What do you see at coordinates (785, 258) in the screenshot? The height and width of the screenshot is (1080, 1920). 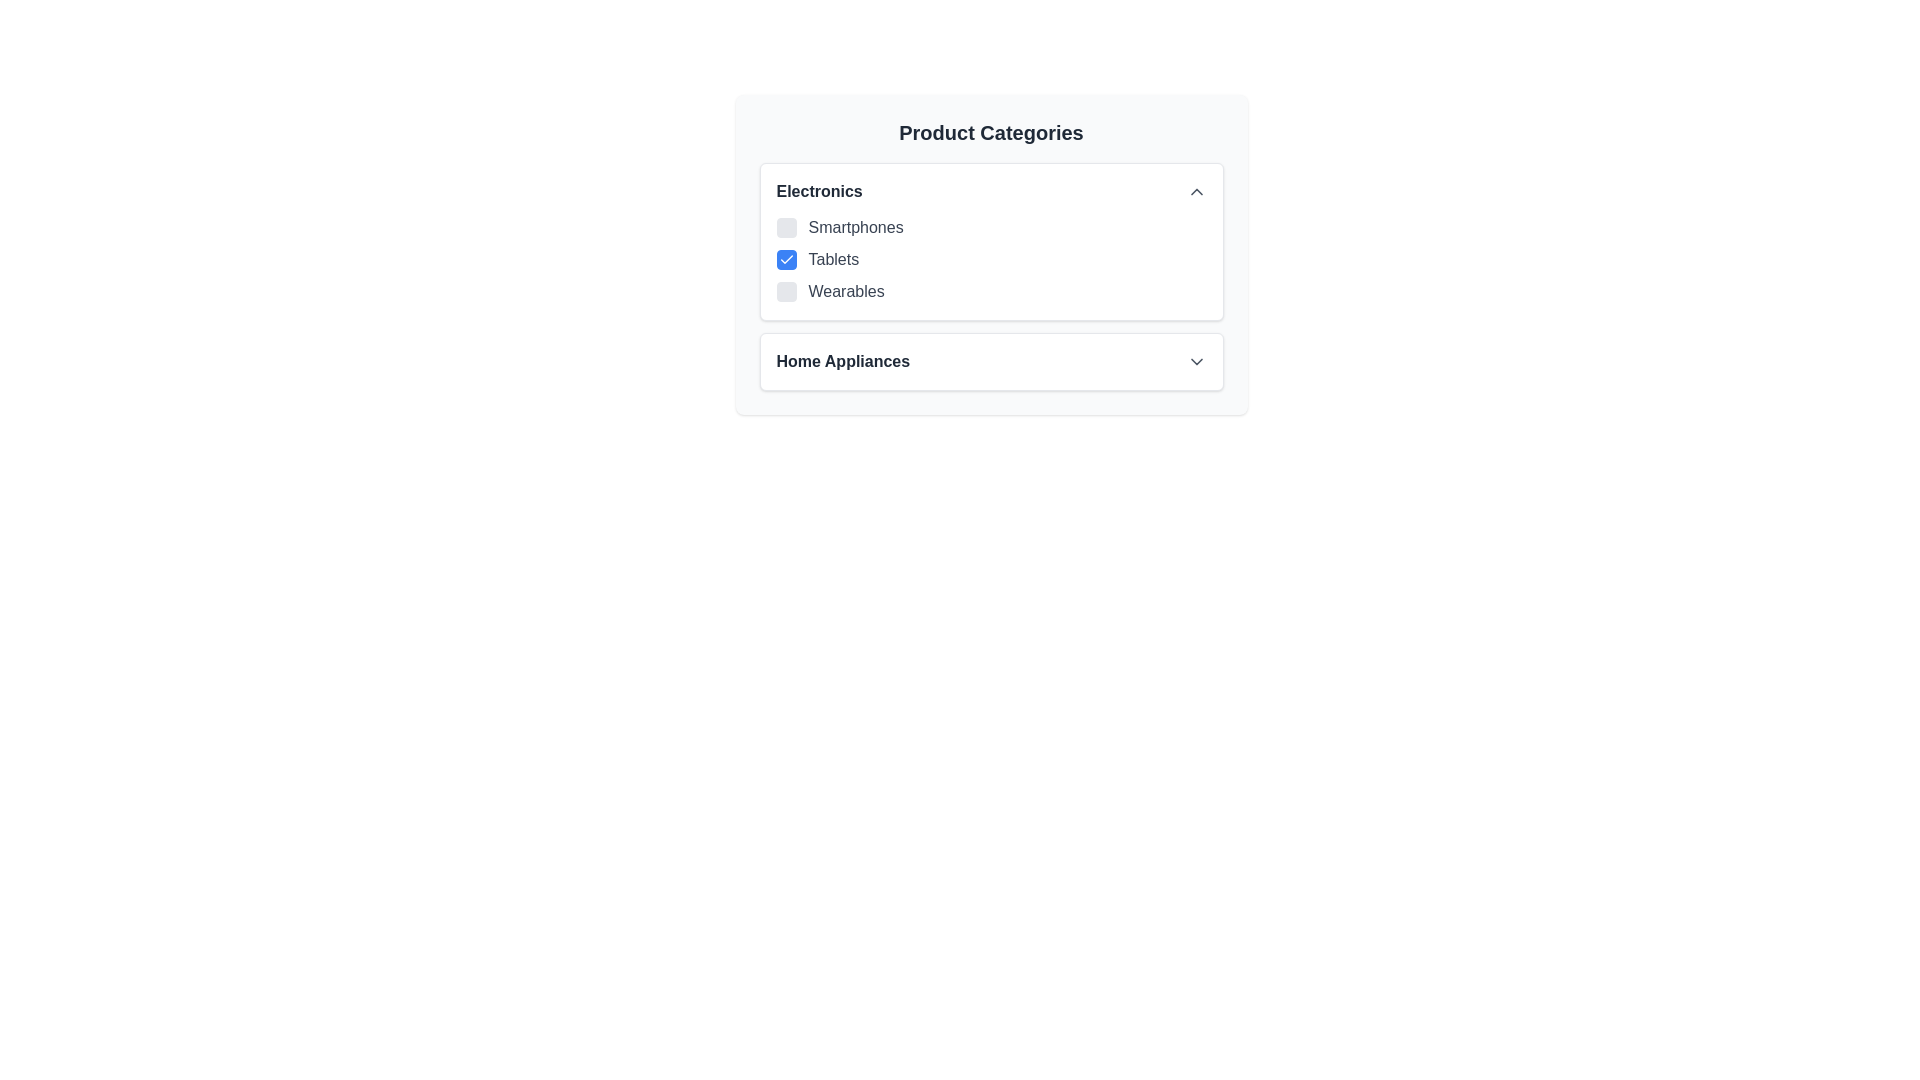 I see `the checkbox styled as a button` at bounding box center [785, 258].